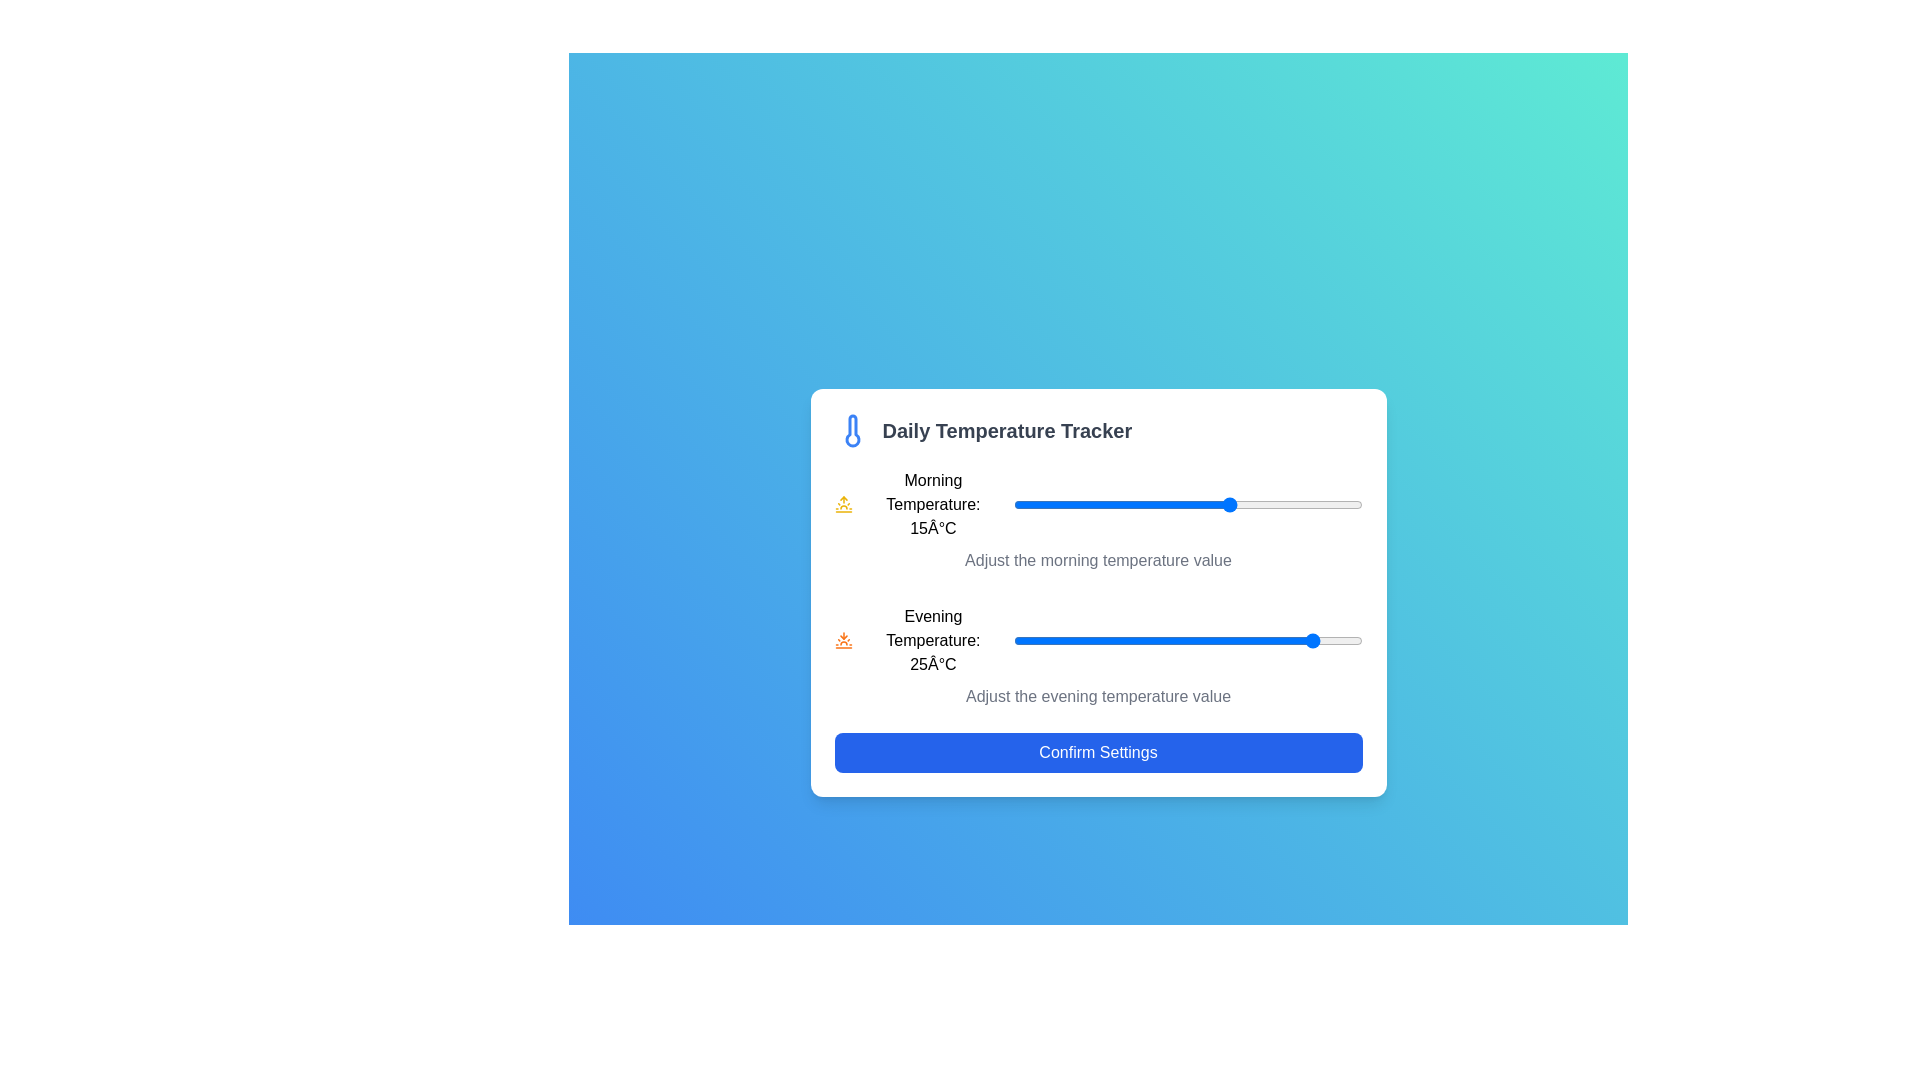  What do you see at coordinates (1318, 640) in the screenshot?
I see `the evening temperature slider to 25°C` at bounding box center [1318, 640].